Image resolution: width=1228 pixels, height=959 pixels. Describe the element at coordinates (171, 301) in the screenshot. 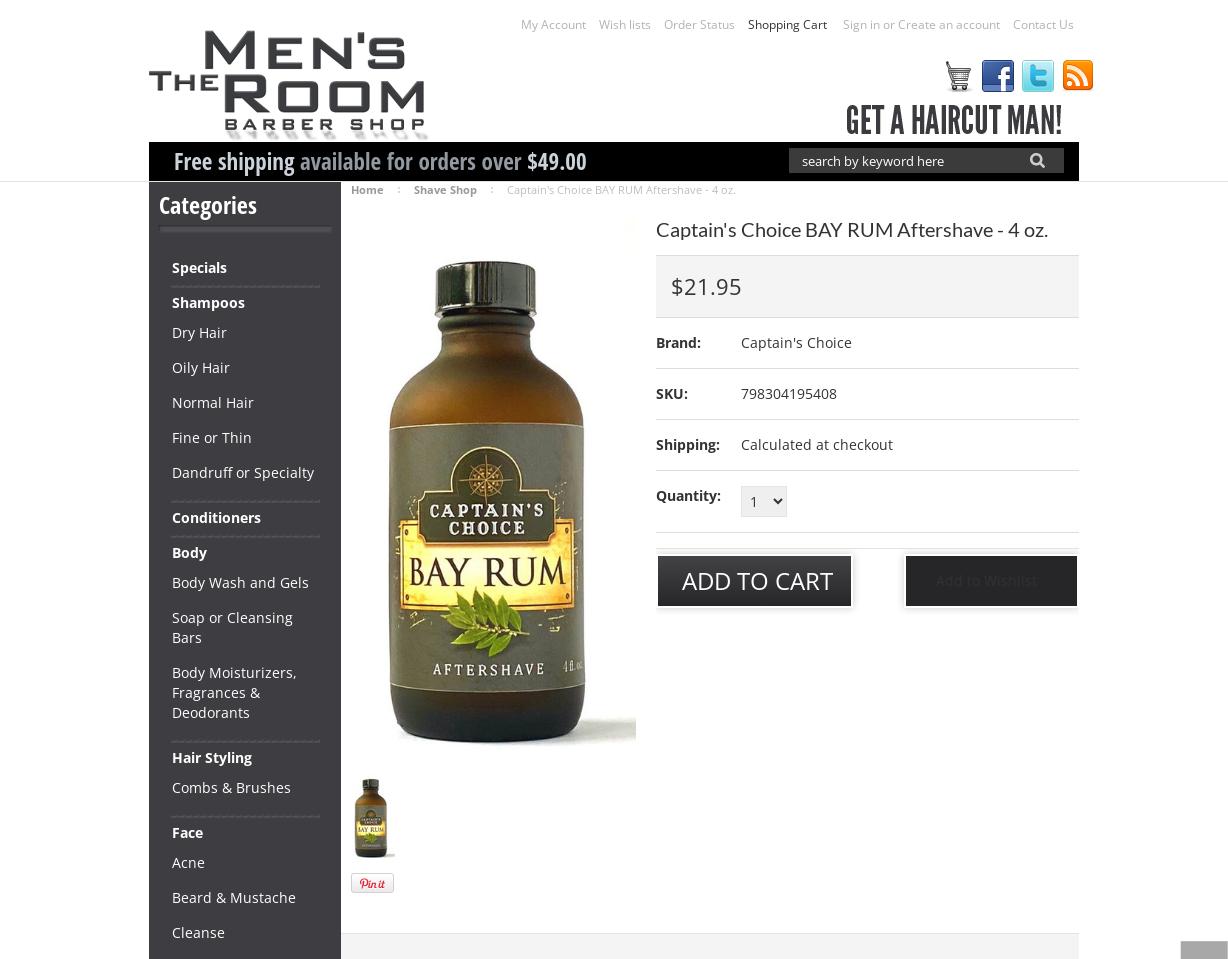

I see `'Shampoos'` at that location.